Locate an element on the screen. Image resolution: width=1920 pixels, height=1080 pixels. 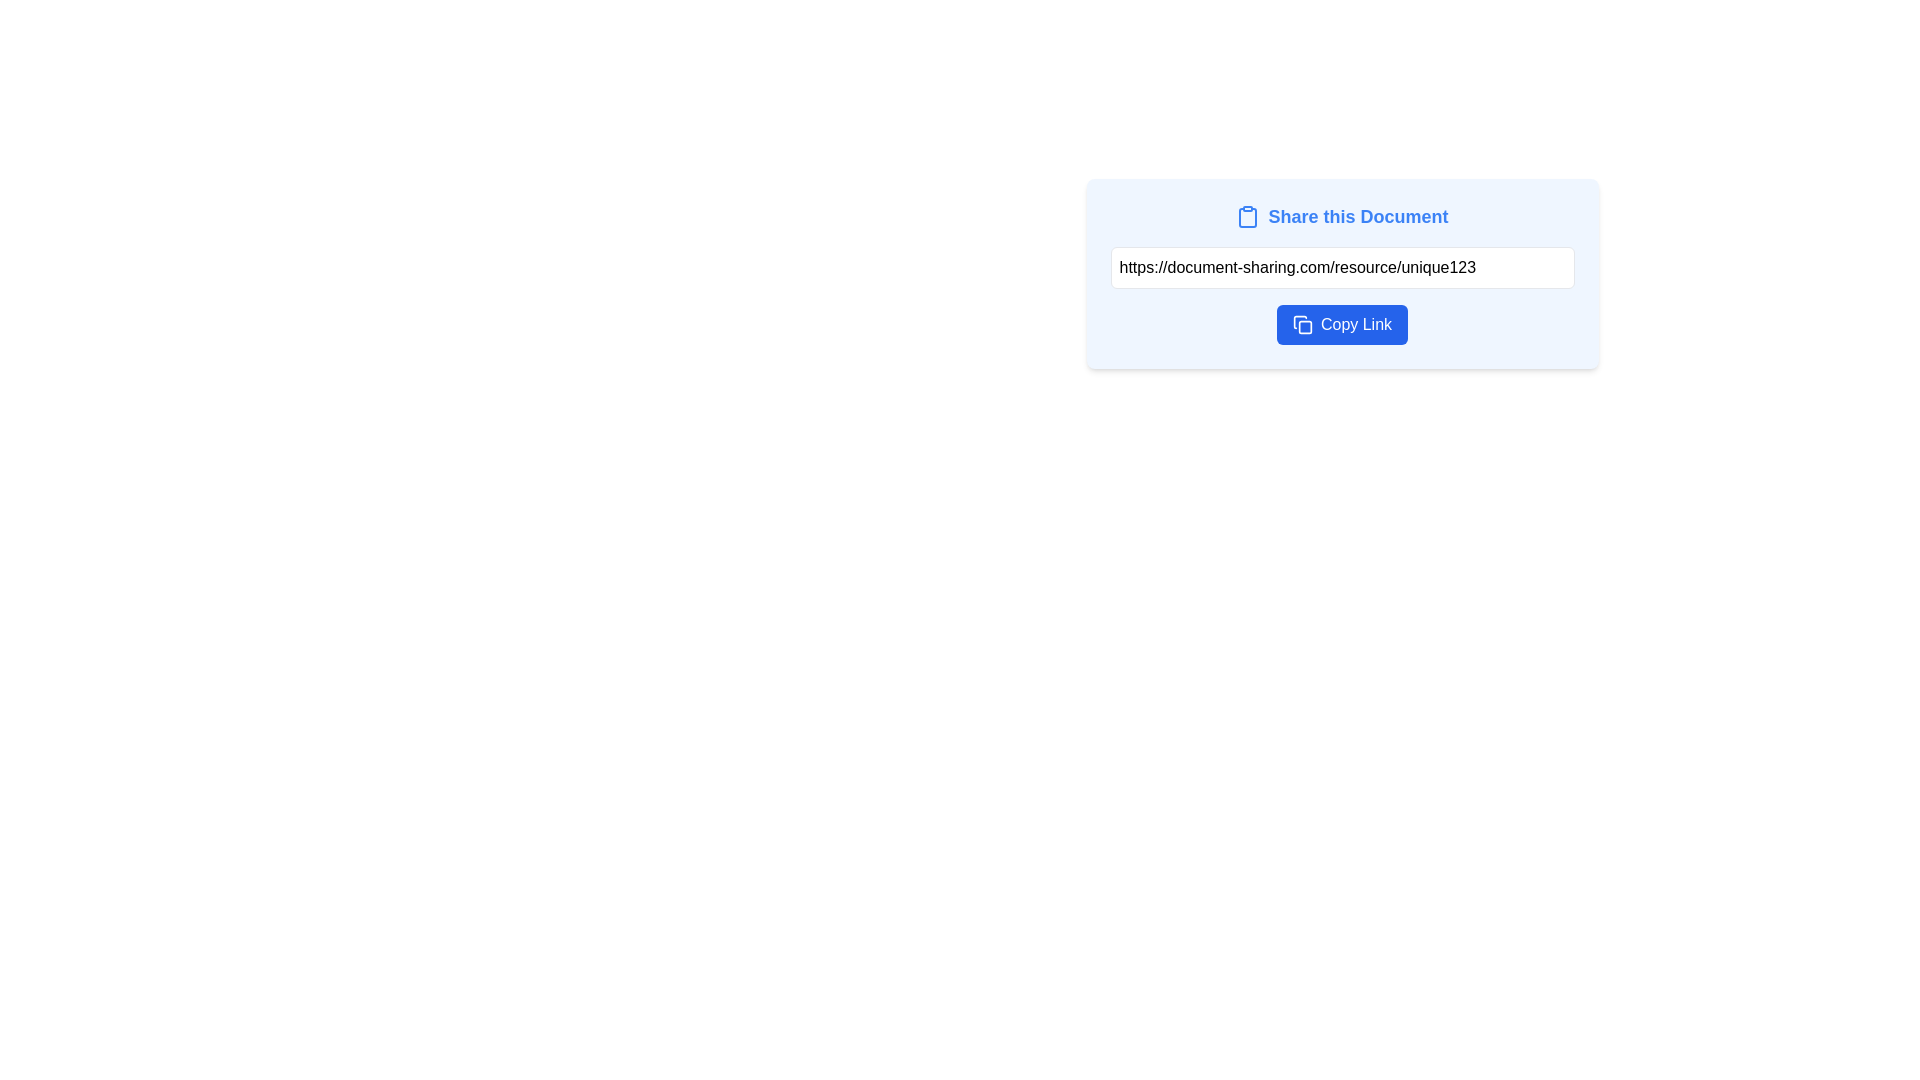
the button that contains the overlapping squares icon representing a copy action, located on the left side of the 'Copy Link' button is located at coordinates (1302, 323).